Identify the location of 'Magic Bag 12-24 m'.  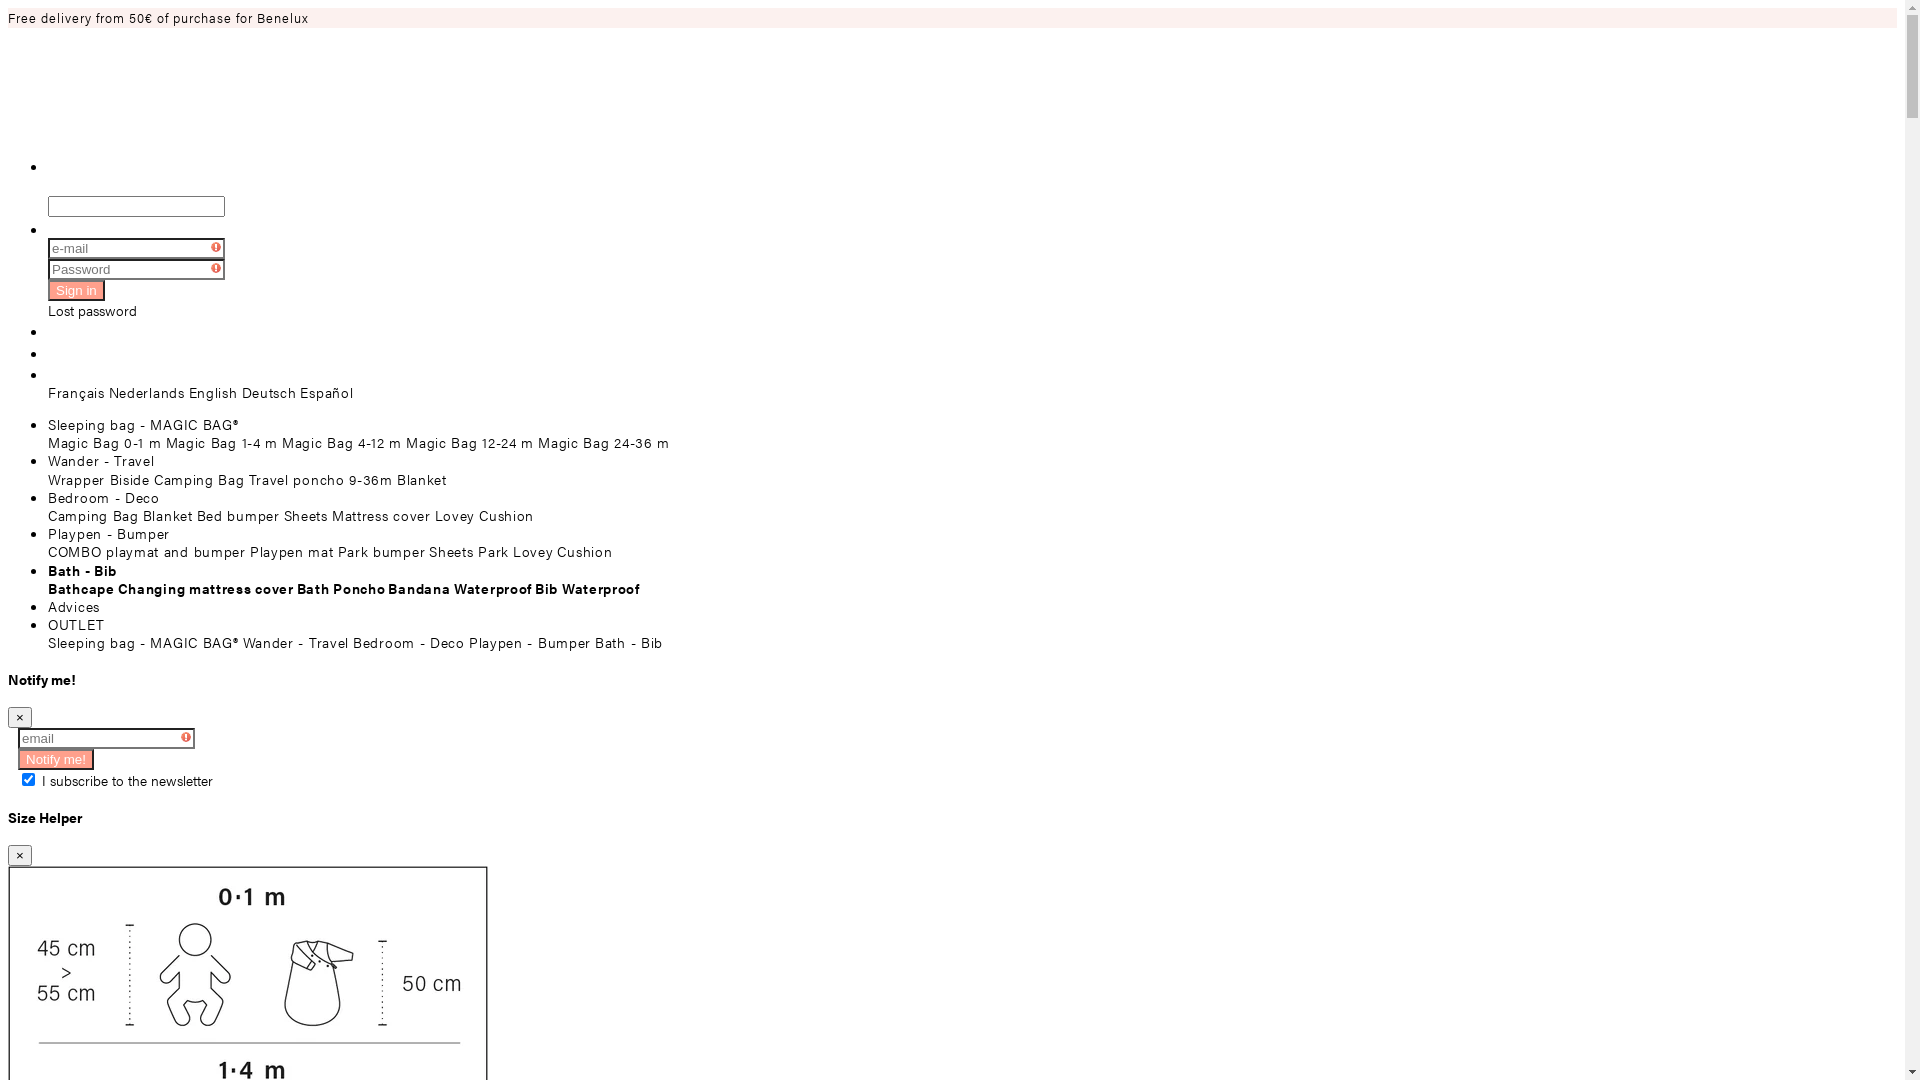
(469, 441).